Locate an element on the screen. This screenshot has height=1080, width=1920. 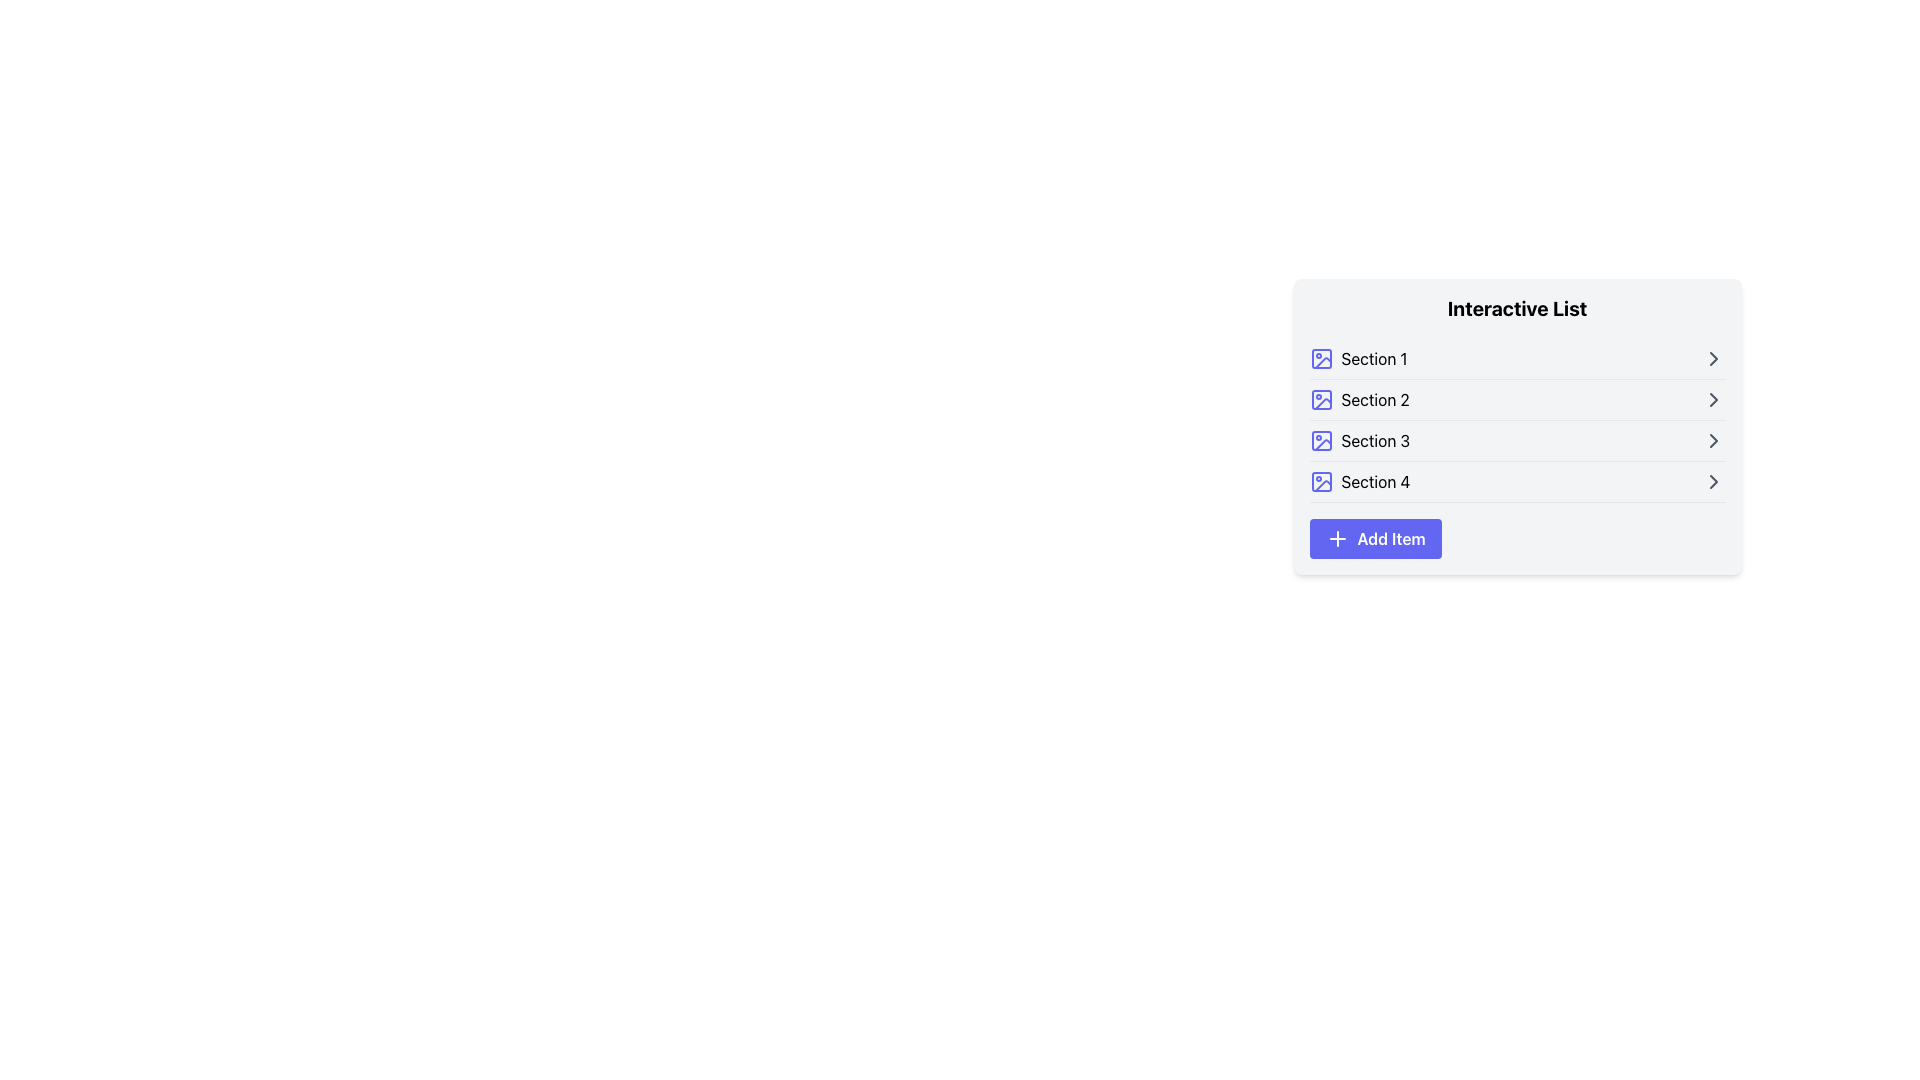
the right-pointing chevron icon that signifies the rightward navigation option for the third list item labeled 'Section 3' in the interactive list is located at coordinates (1712, 439).